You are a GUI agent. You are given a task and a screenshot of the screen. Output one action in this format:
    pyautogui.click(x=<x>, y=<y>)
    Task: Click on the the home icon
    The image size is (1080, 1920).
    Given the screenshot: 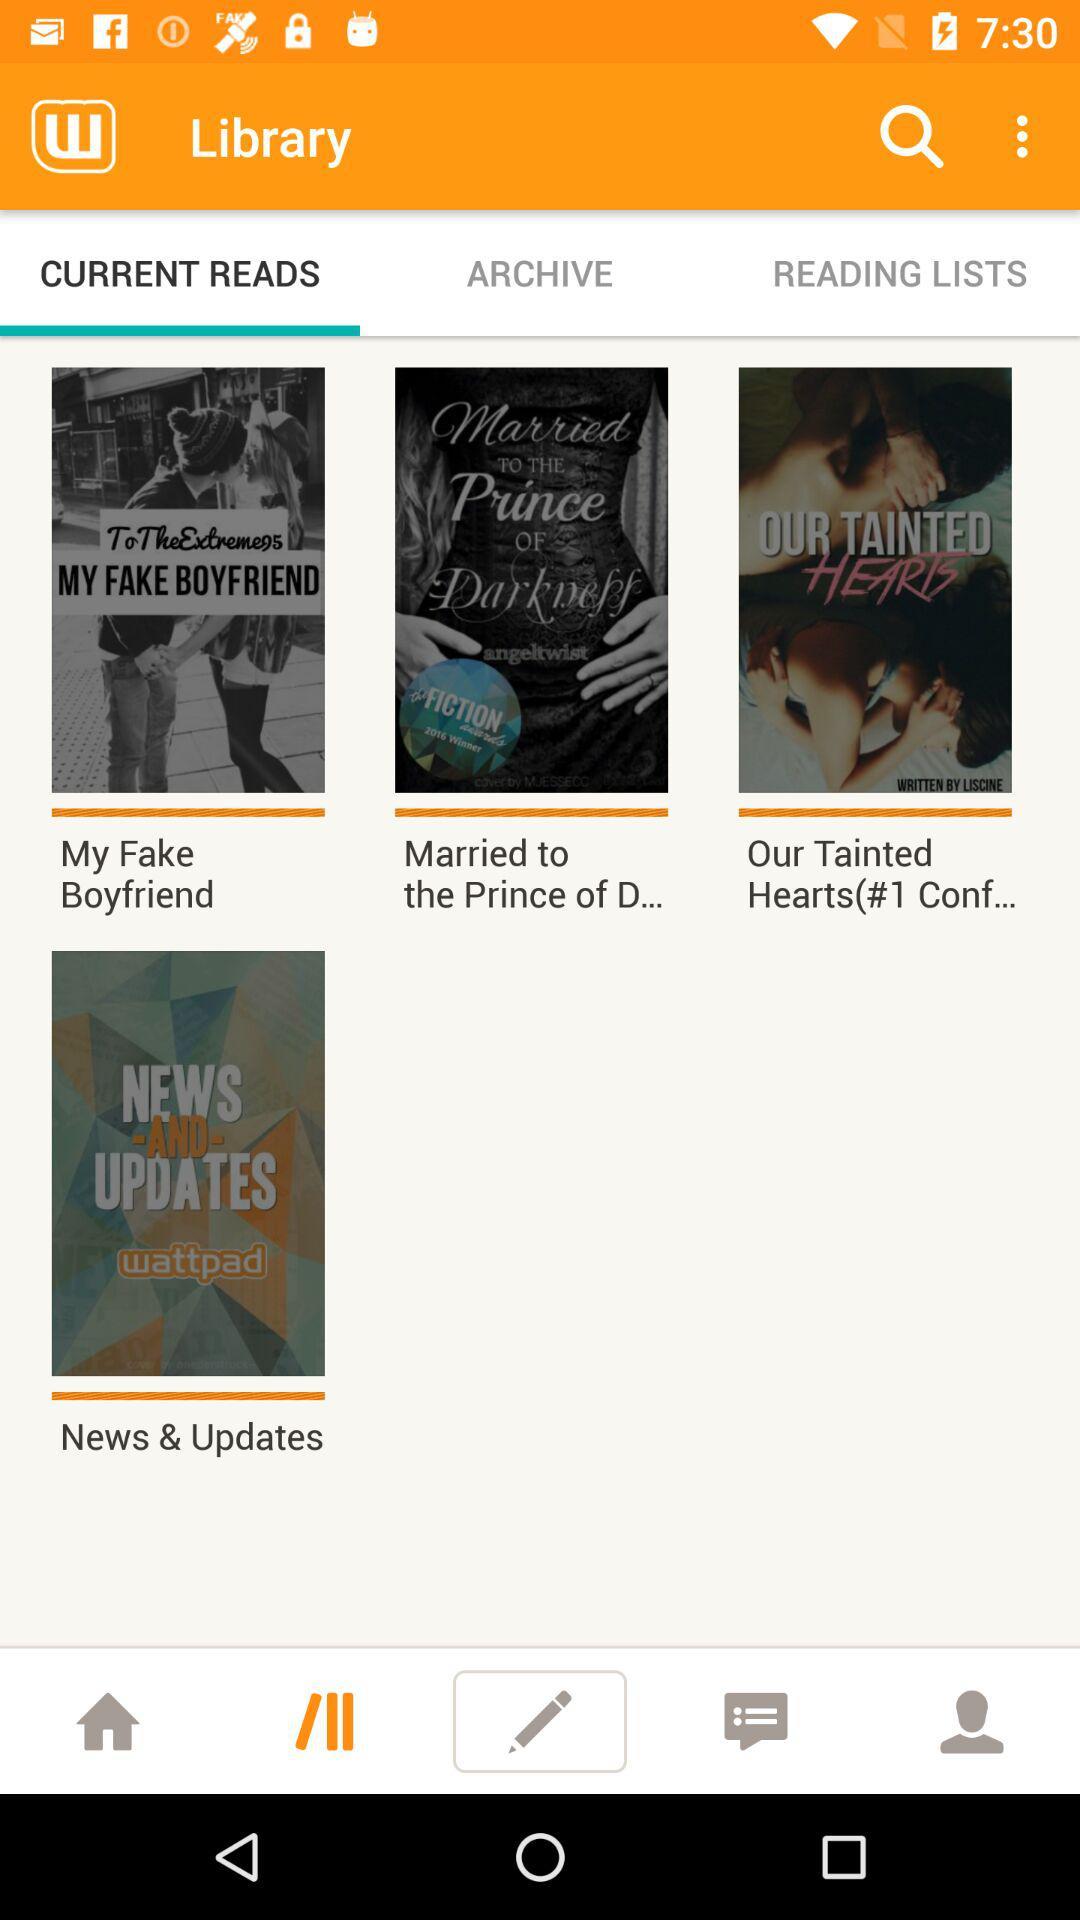 What is the action you would take?
    pyautogui.click(x=108, y=1720)
    